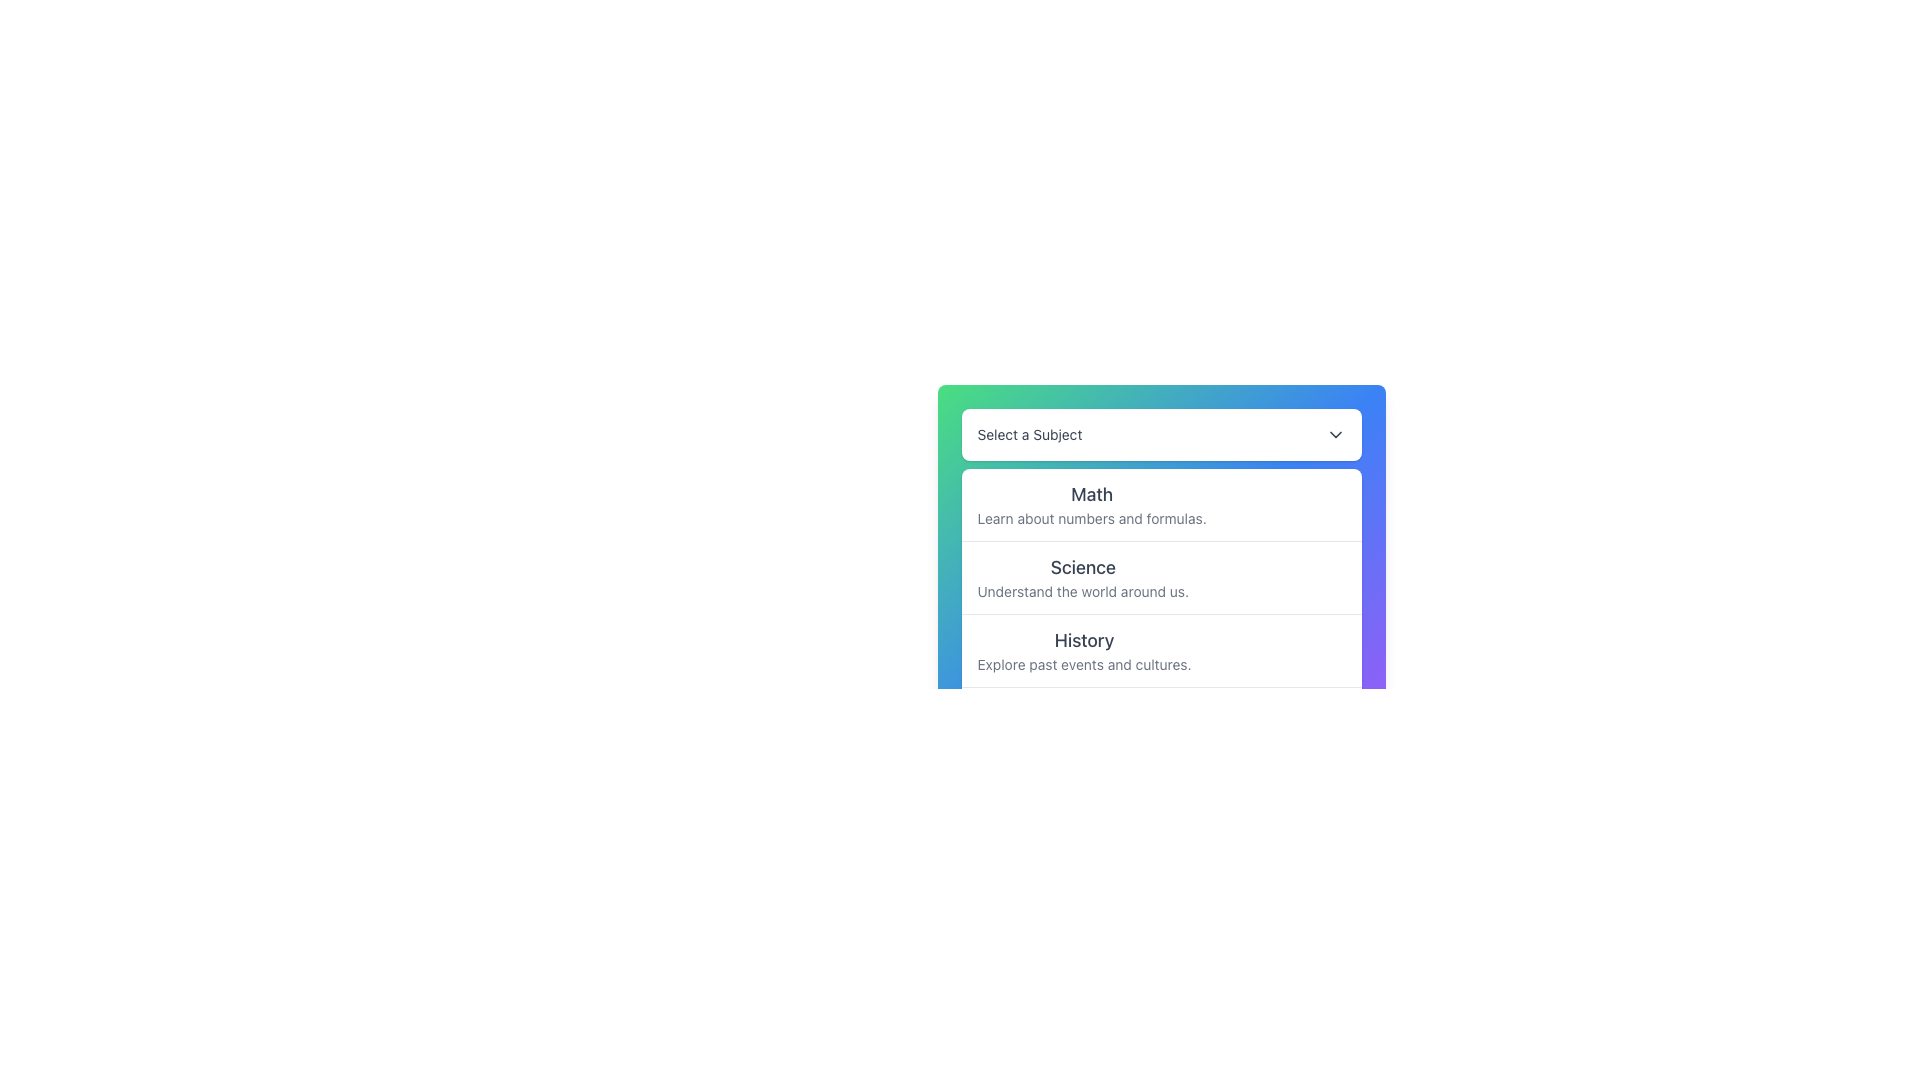 The width and height of the screenshot is (1920, 1080). I want to click on the 'Science' subject option in the dropdown list, so click(1161, 584).